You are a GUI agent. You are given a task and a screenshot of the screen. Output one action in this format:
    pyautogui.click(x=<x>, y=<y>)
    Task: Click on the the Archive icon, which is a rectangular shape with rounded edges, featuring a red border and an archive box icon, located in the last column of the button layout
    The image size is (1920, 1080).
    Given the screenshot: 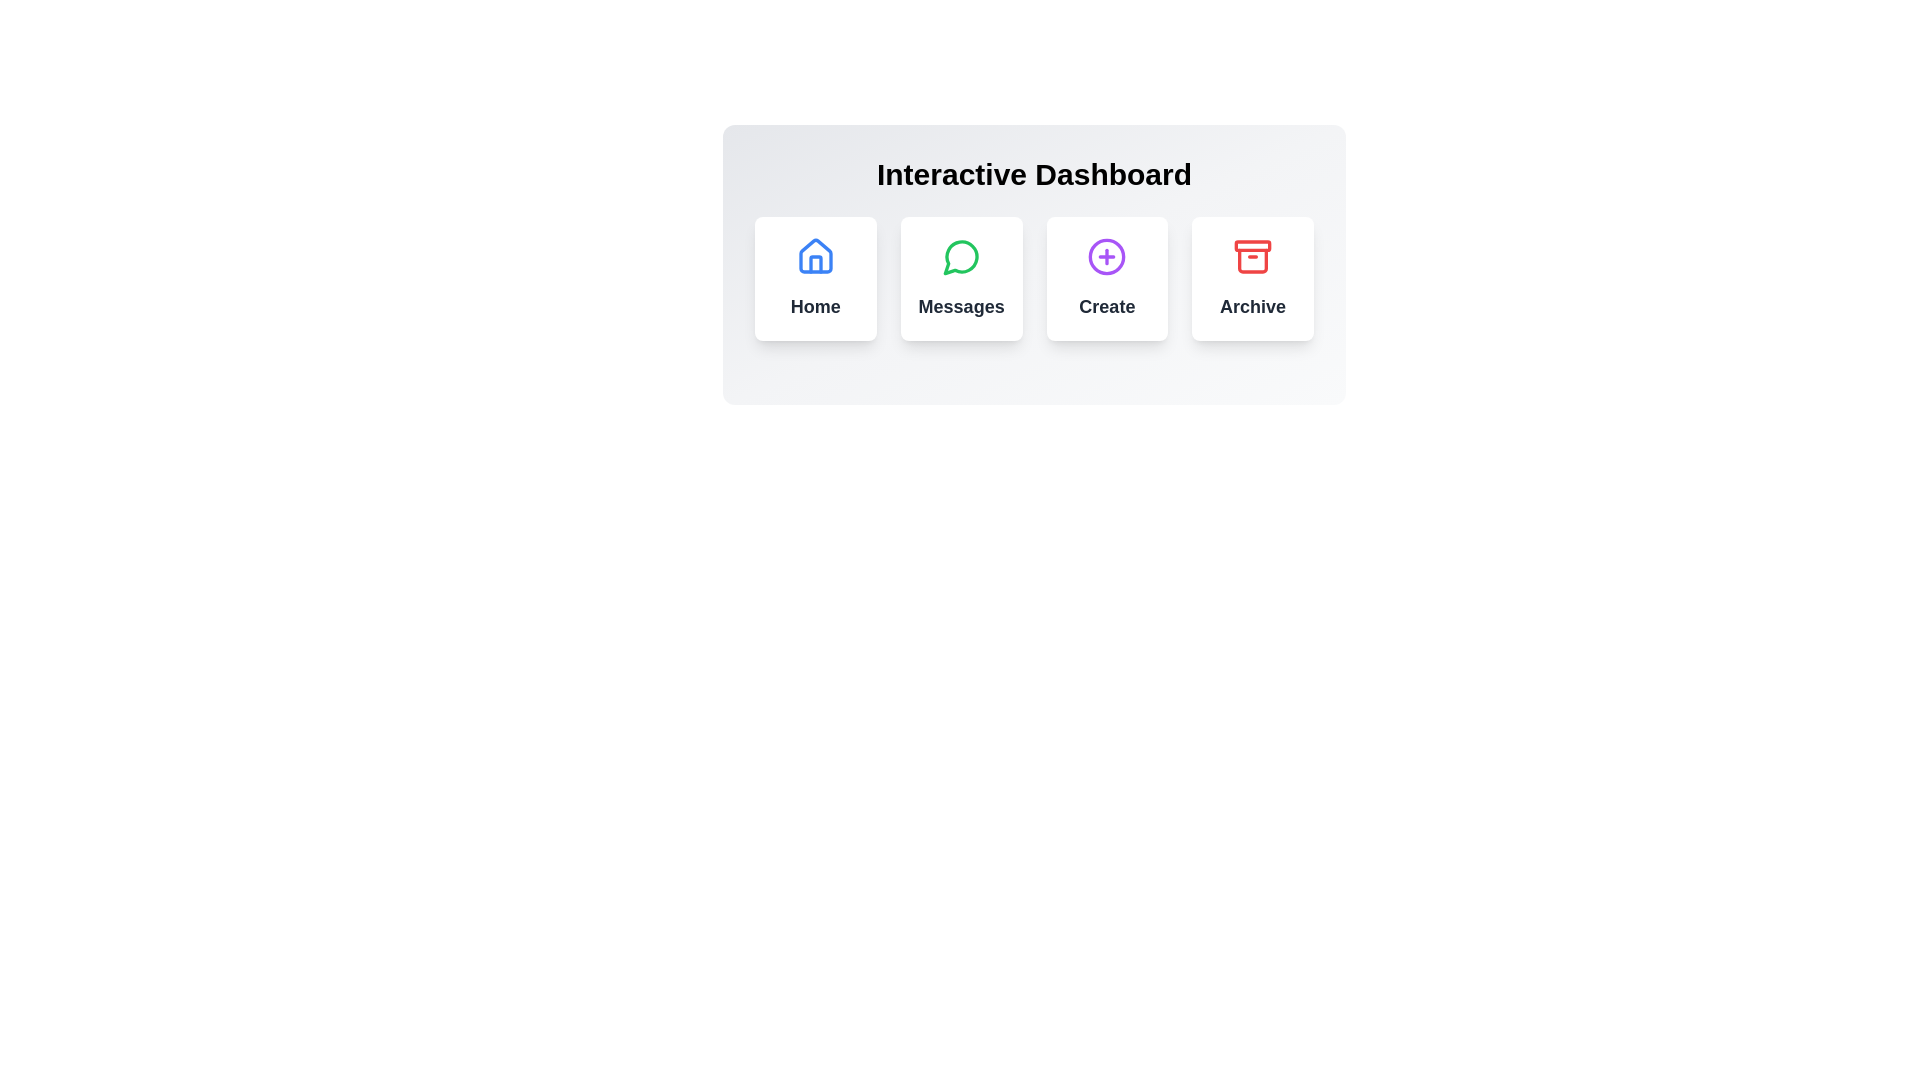 What is the action you would take?
    pyautogui.click(x=1252, y=260)
    